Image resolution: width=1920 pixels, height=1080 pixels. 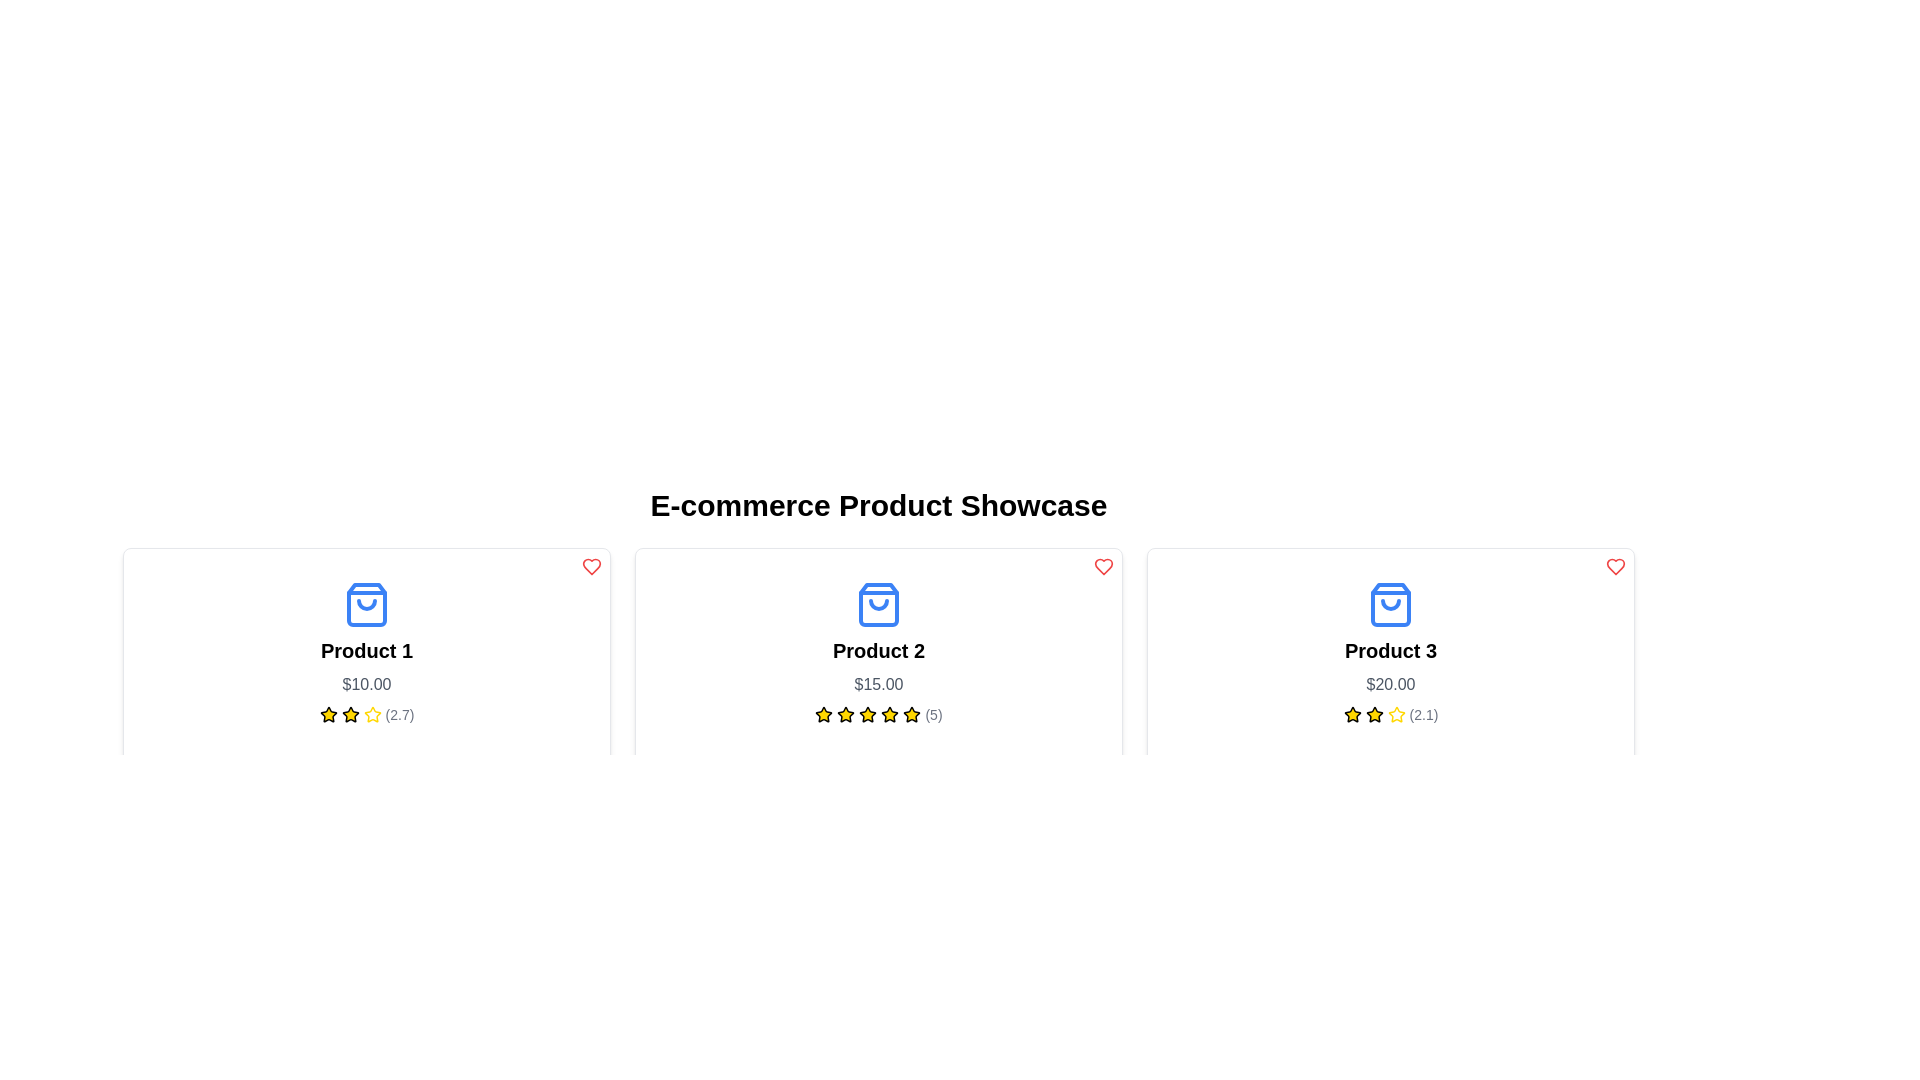 What do you see at coordinates (1373, 713) in the screenshot?
I see `the star icon representing the rating for 'Product 3'` at bounding box center [1373, 713].